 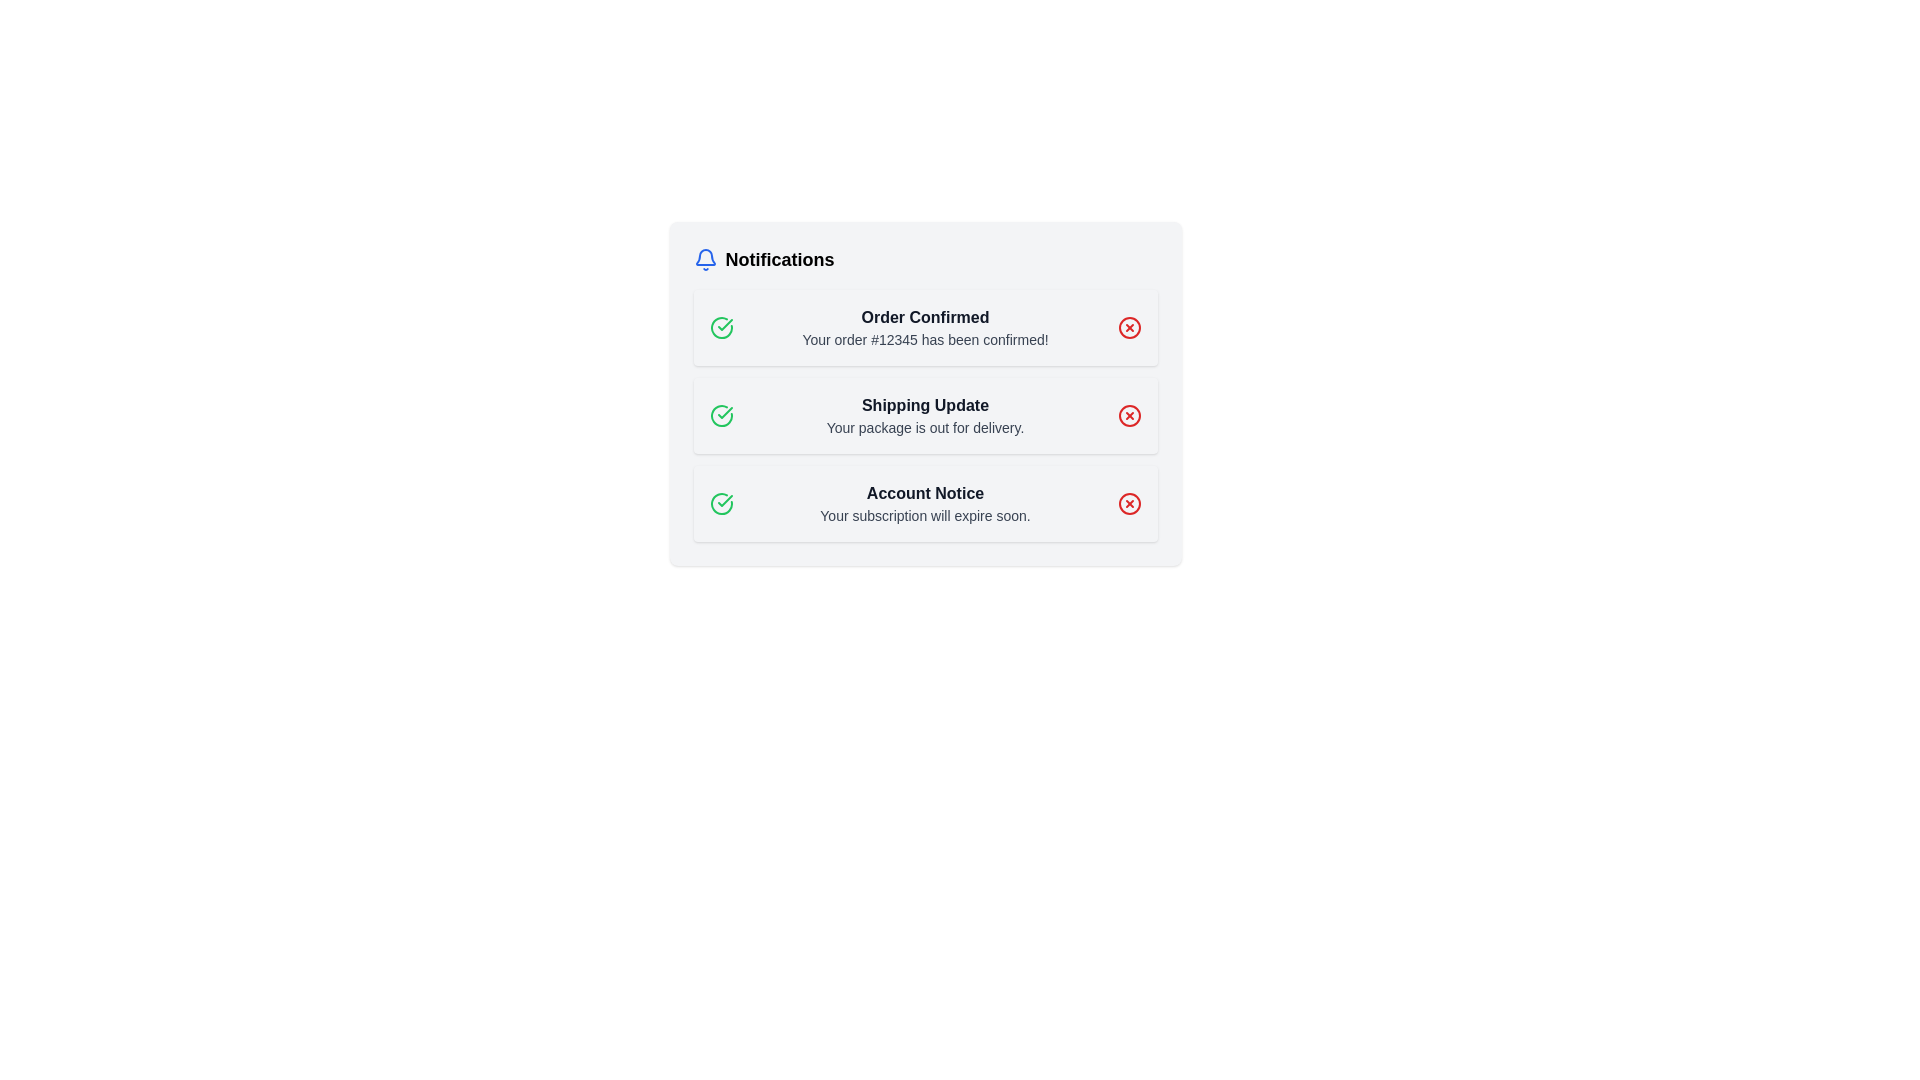 What do you see at coordinates (924, 415) in the screenshot?
I see `notification title and details from the centrally aligned notification list in the 'Notifications' section` at bounding box center [924, 415].